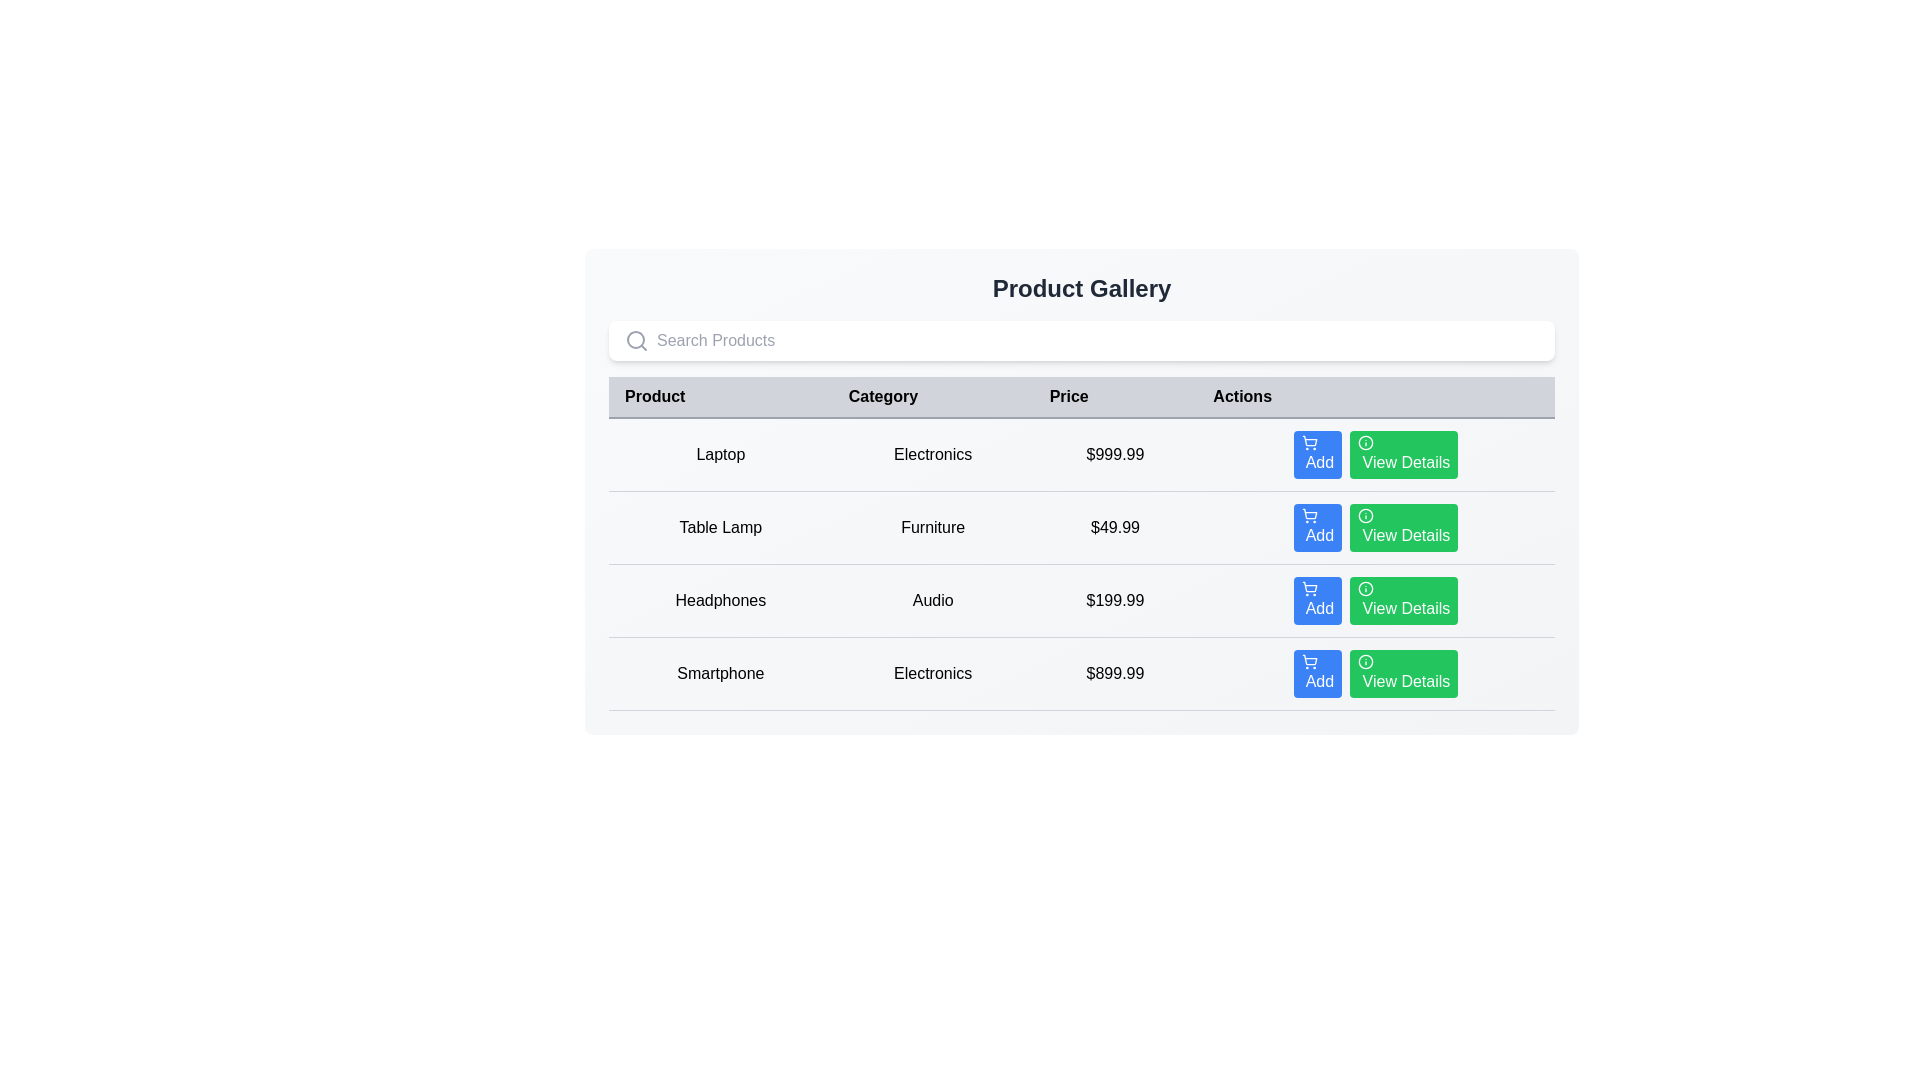 The height and width of the screenshot is (1080, 1920). What do you see at coordinates (1375, 527) in the screenshot?
I see `the 'View Details' button with a green background and white text located in the 'Actions' column of the 'Table Lamp' row` at bounding box center [1375, 527].